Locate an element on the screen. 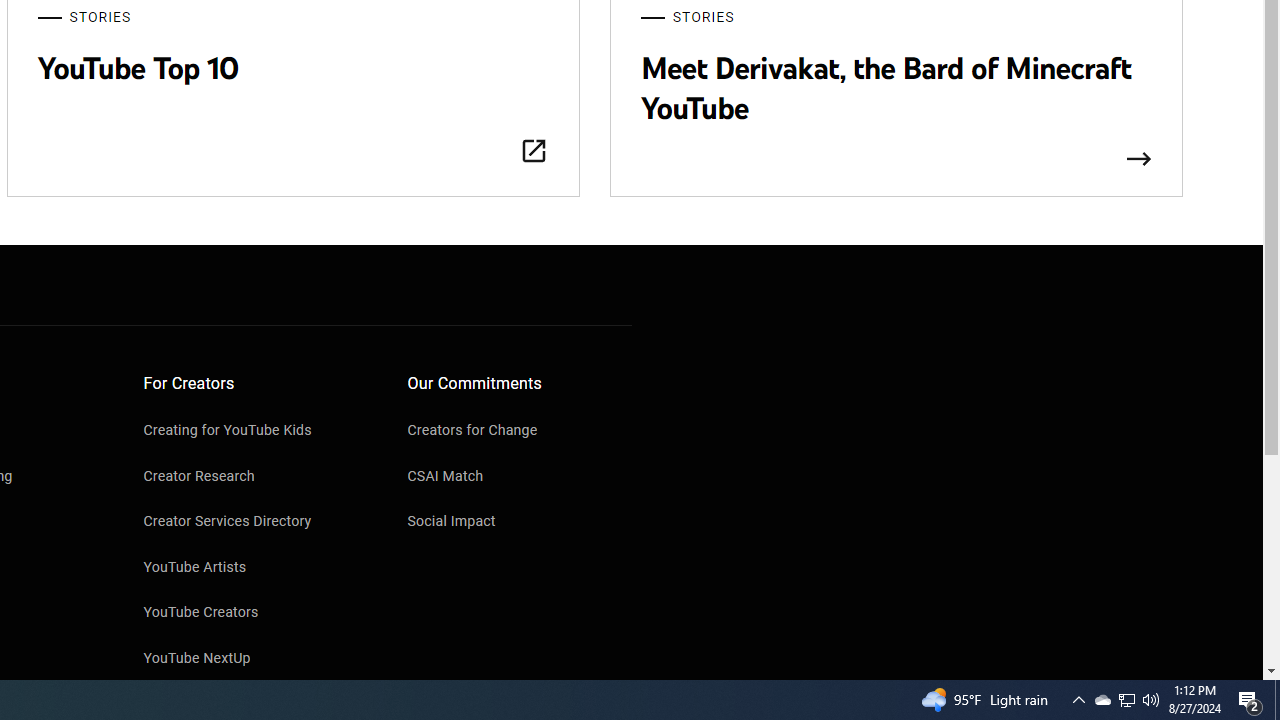  'Social Impact' is located at coordinates (519, 522).